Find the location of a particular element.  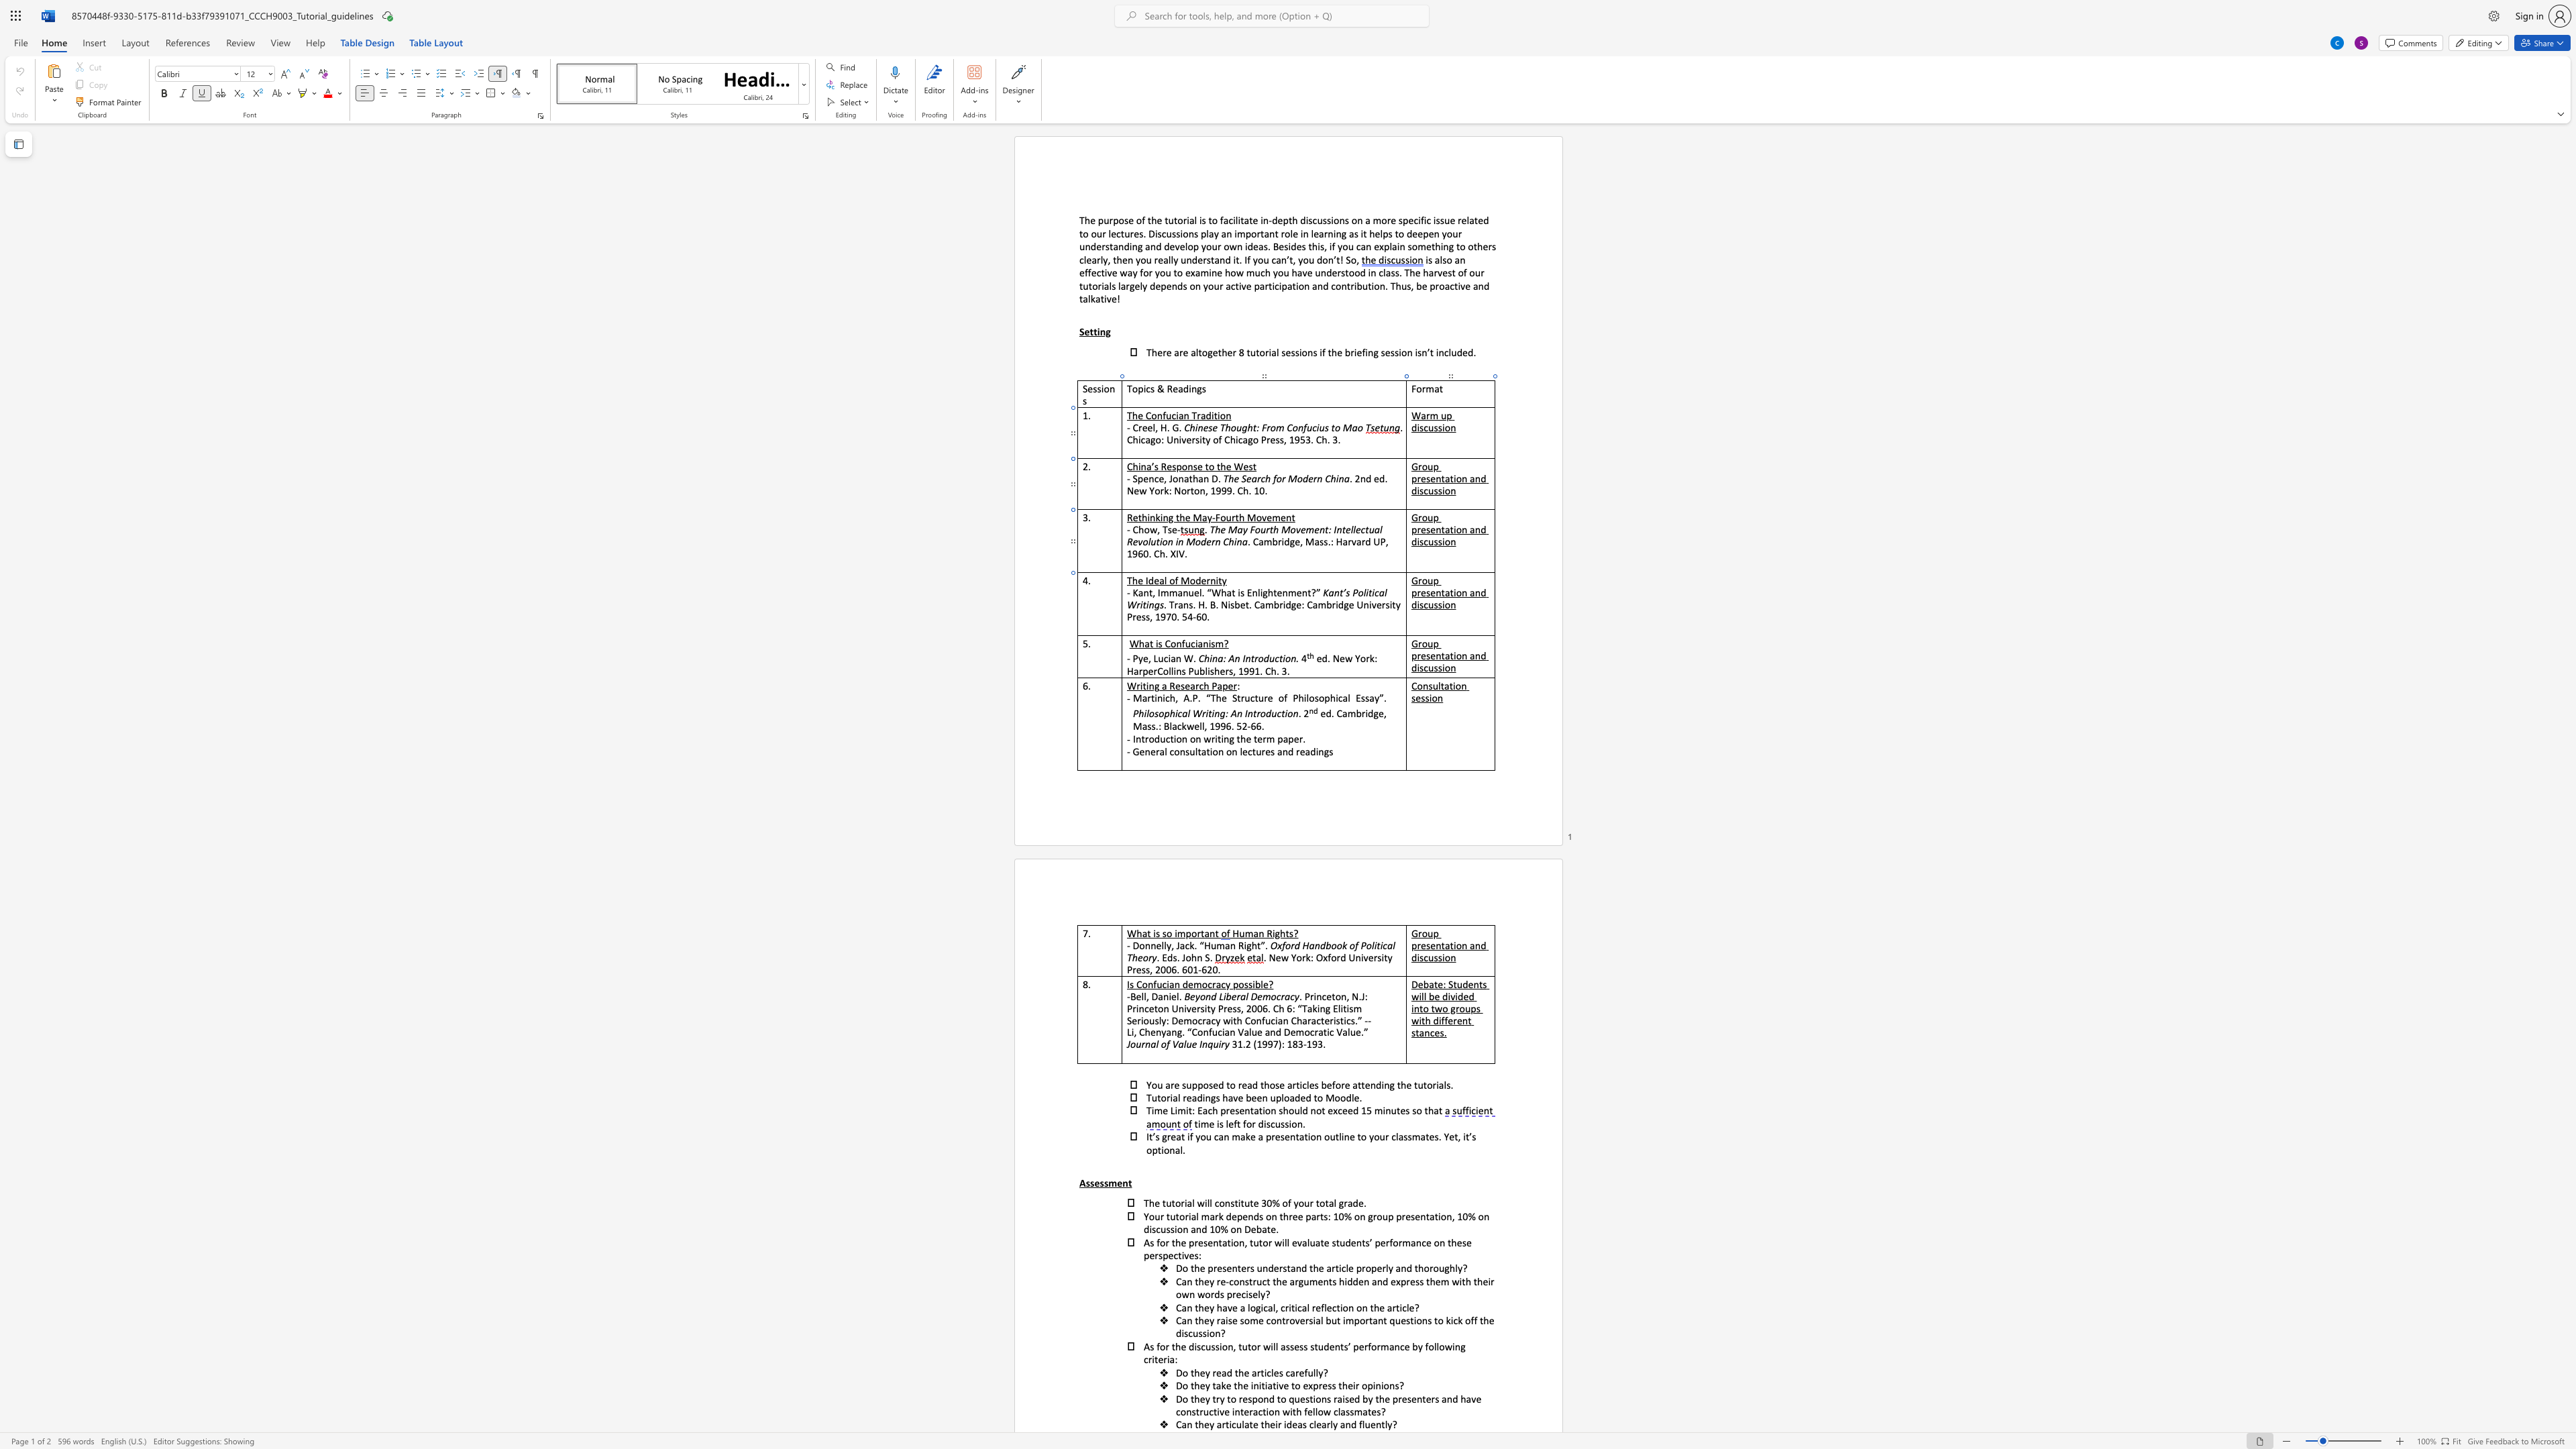

the 1th character "C" in the text is located at coordinates (1256, 603).